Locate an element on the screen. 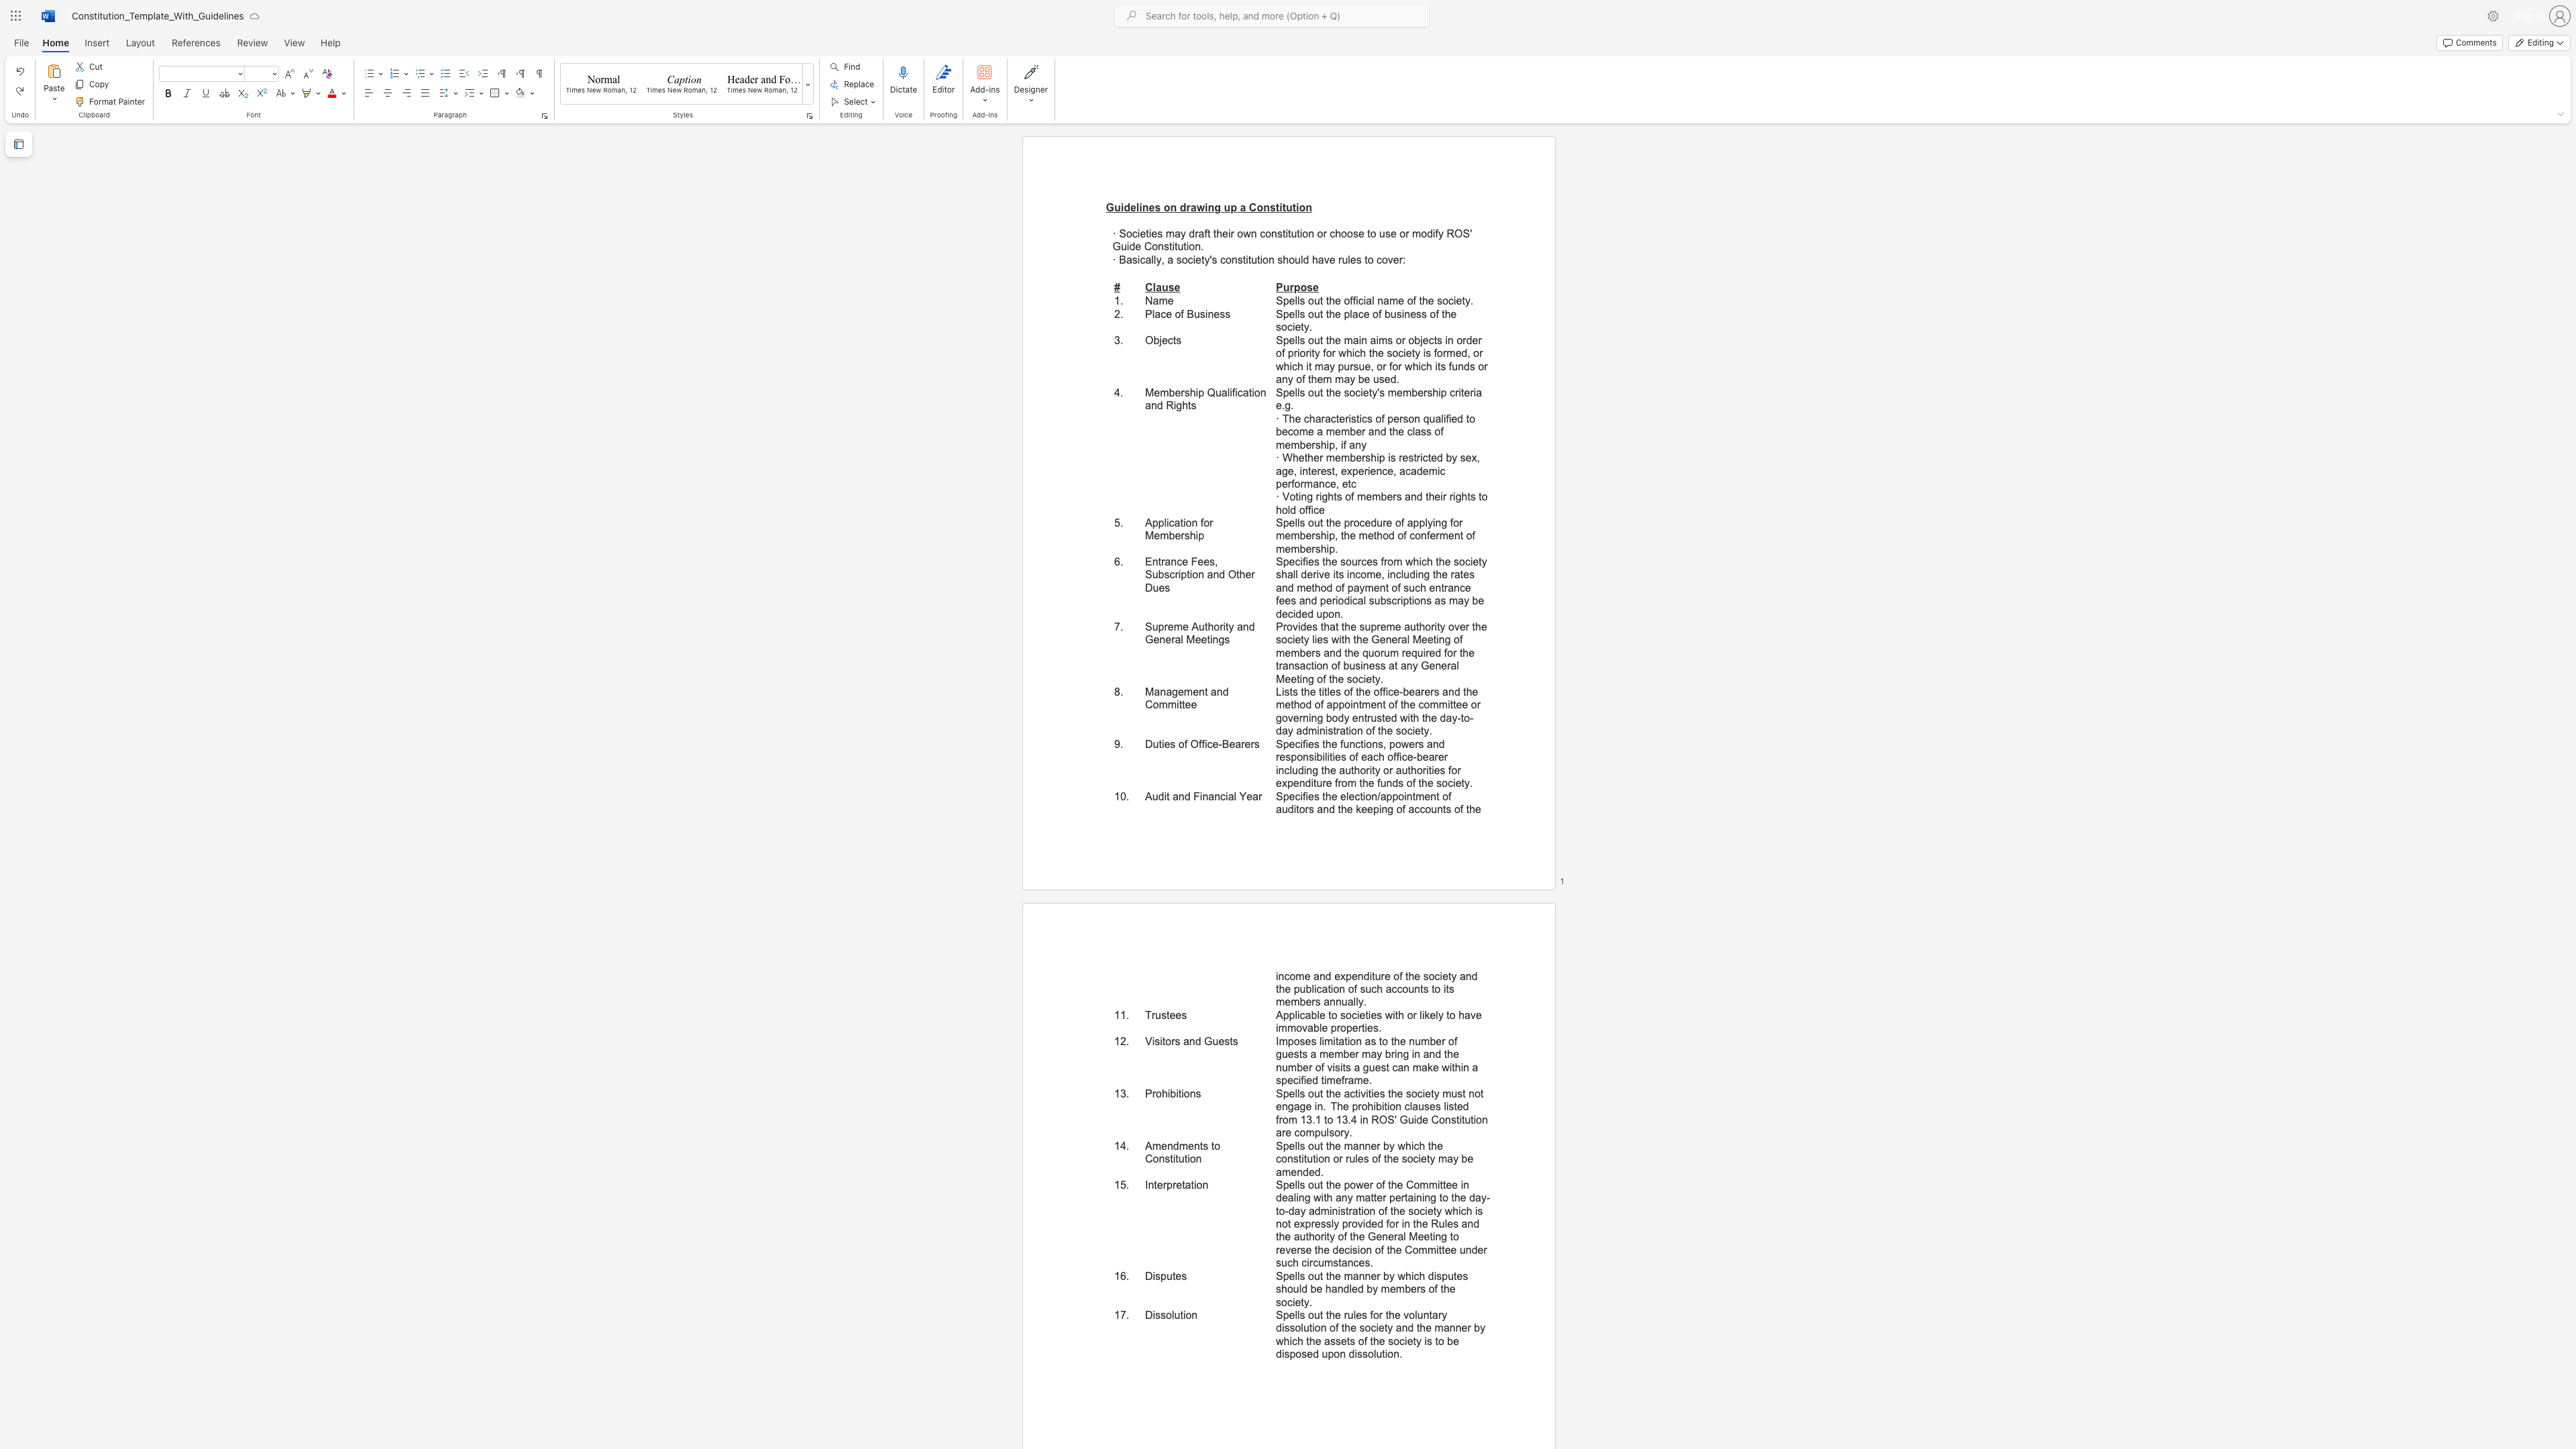 This screenshot has height=1449, width=2576. the 2th character "n" in the text is located at coordinates (1172, 207).